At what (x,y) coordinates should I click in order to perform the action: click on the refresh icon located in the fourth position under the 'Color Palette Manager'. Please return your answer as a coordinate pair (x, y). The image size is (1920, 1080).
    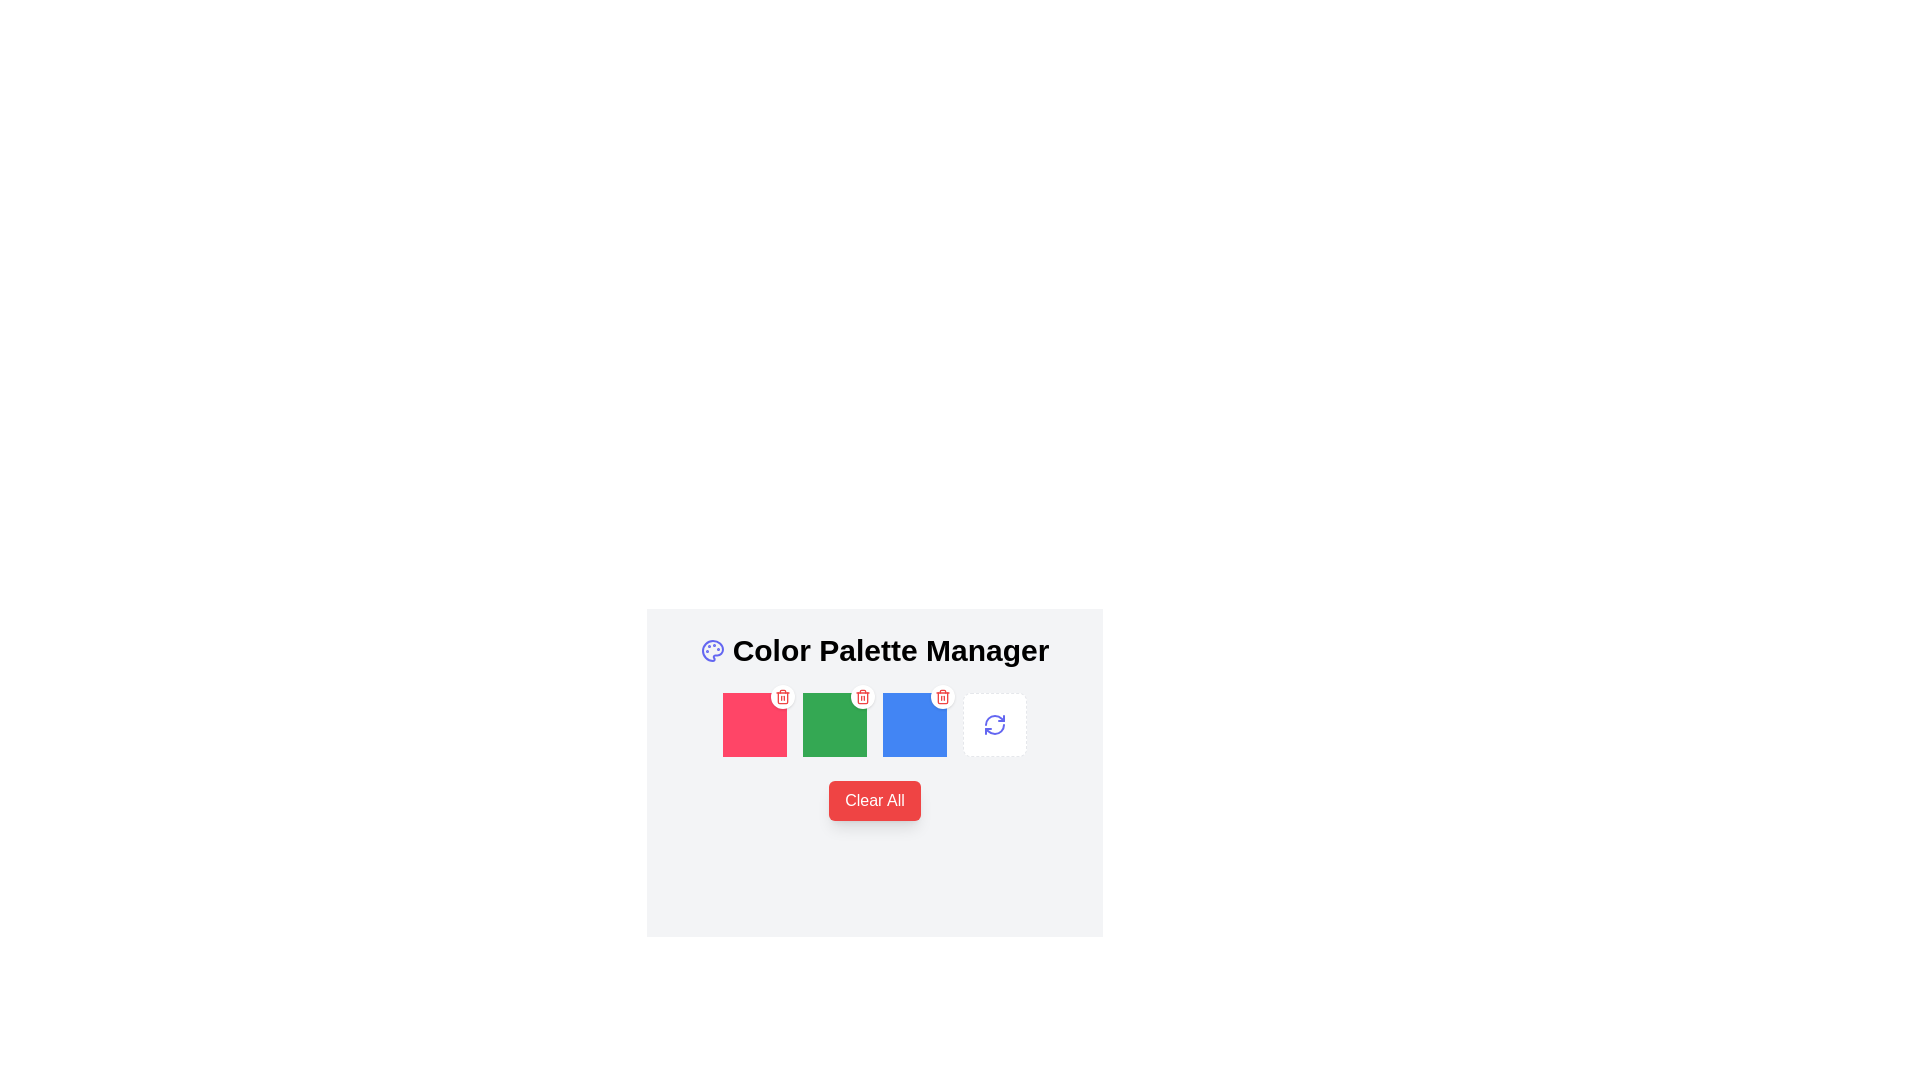
    Looking at the image, I should click on (994, 725).